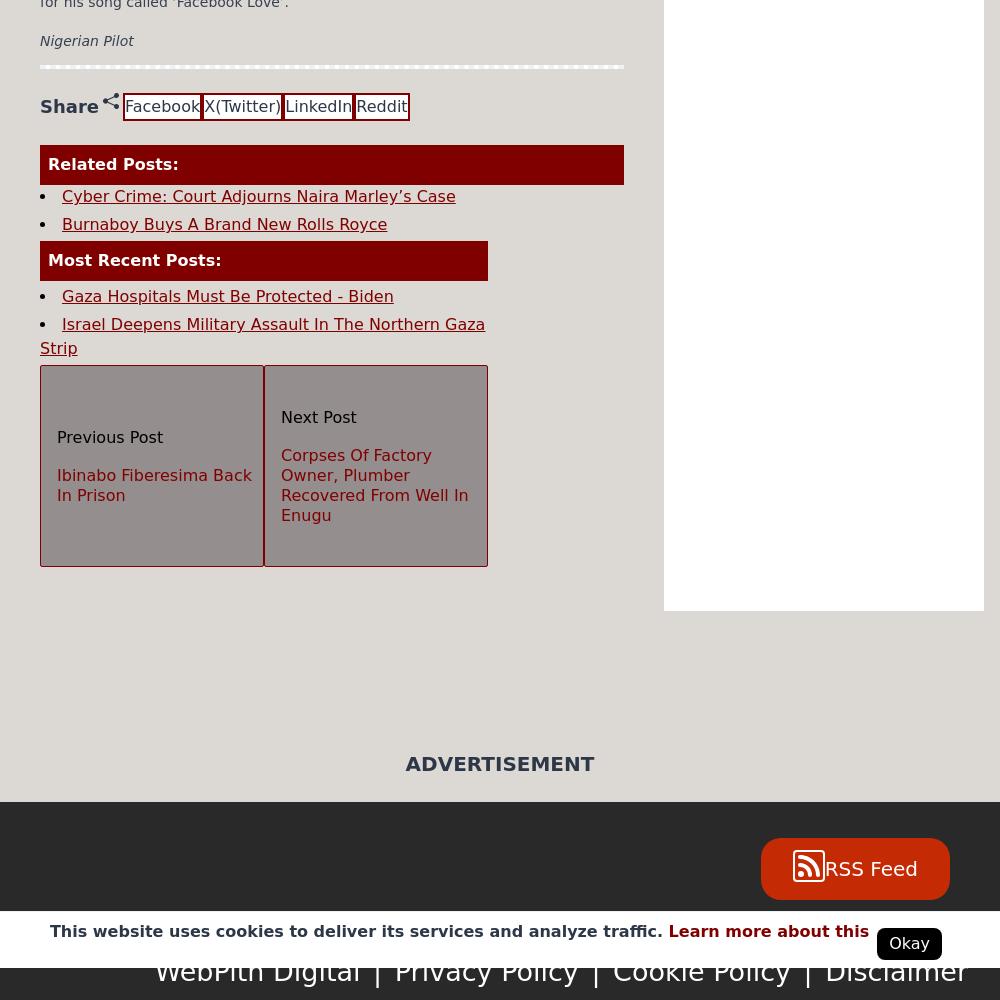 This screenshot has height=1000, width=1000. What do you see at coordinates (357, 931) in the screenshot?
I see `'This website uses cookies to deliver its services and analyze traffic.'` at bounding box center [357, 931].